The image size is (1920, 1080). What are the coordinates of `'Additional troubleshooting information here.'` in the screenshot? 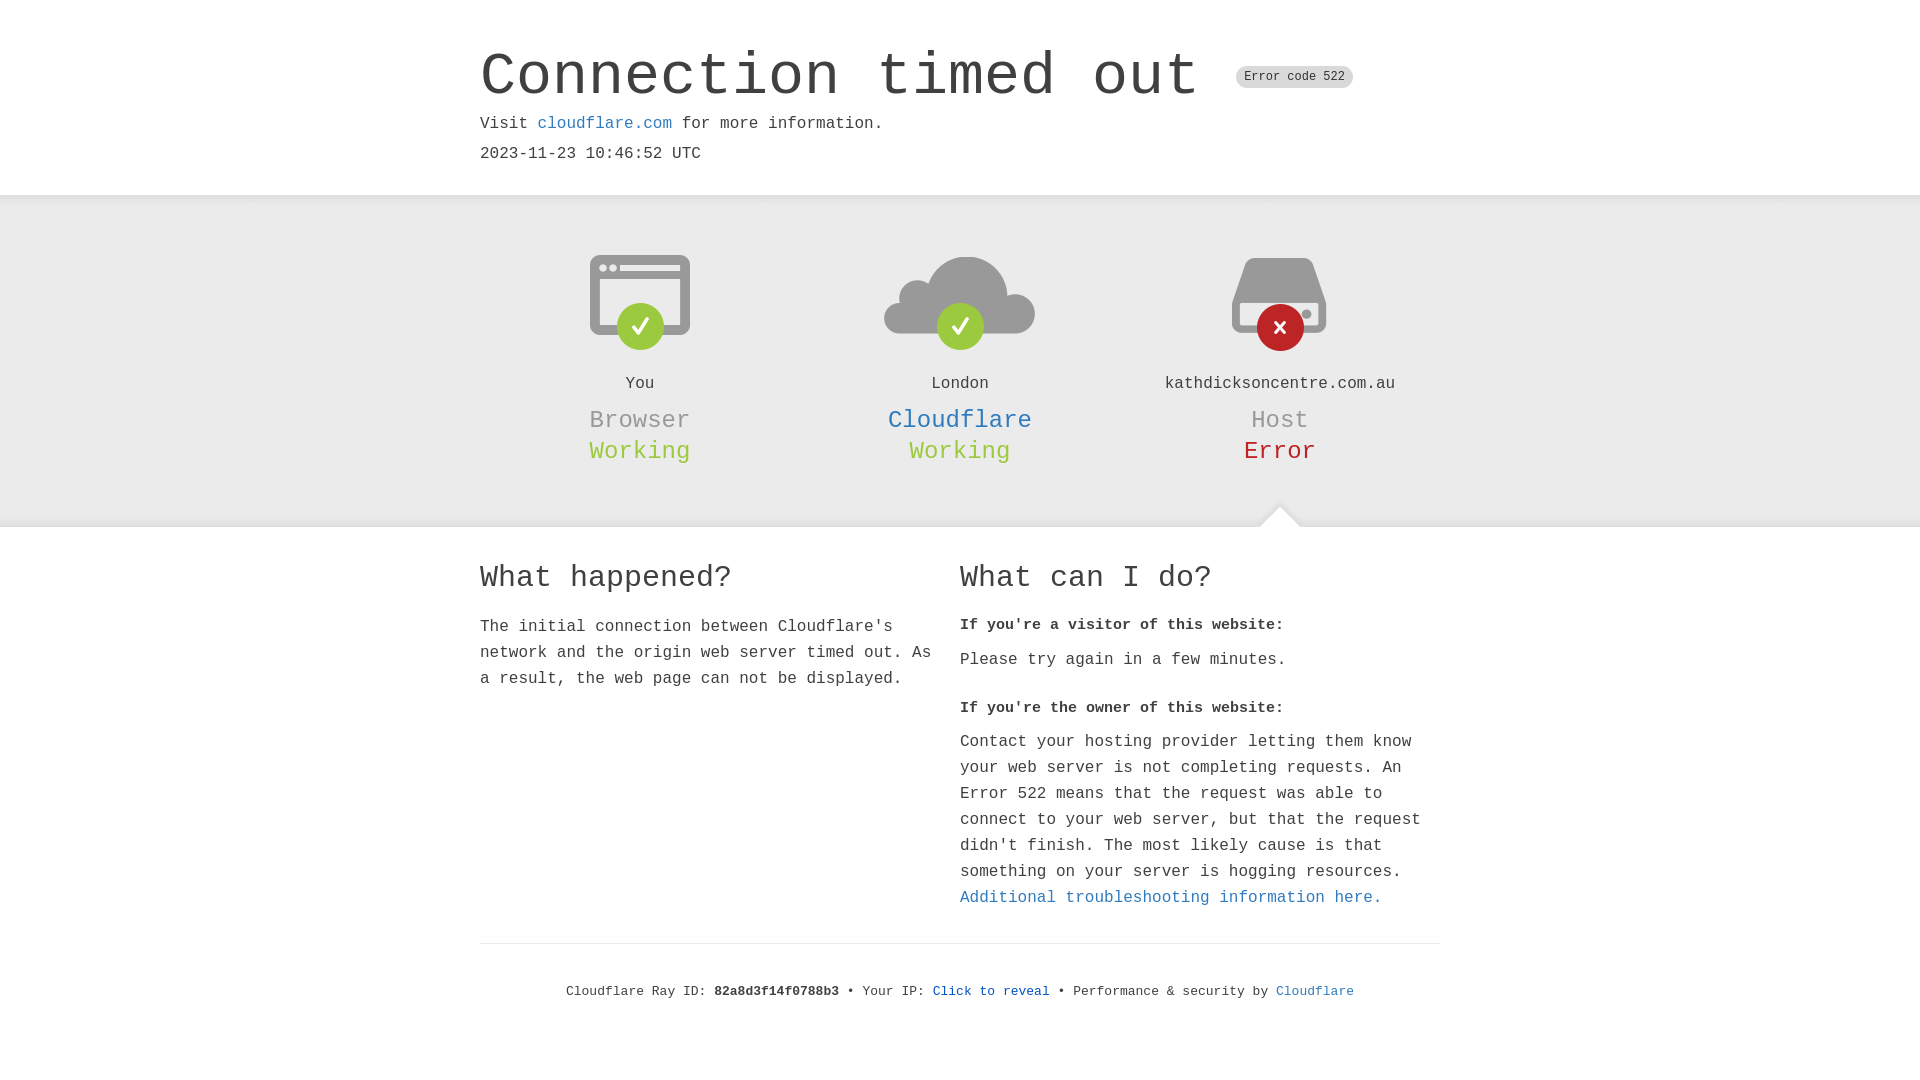 It's located at (1171, 897).